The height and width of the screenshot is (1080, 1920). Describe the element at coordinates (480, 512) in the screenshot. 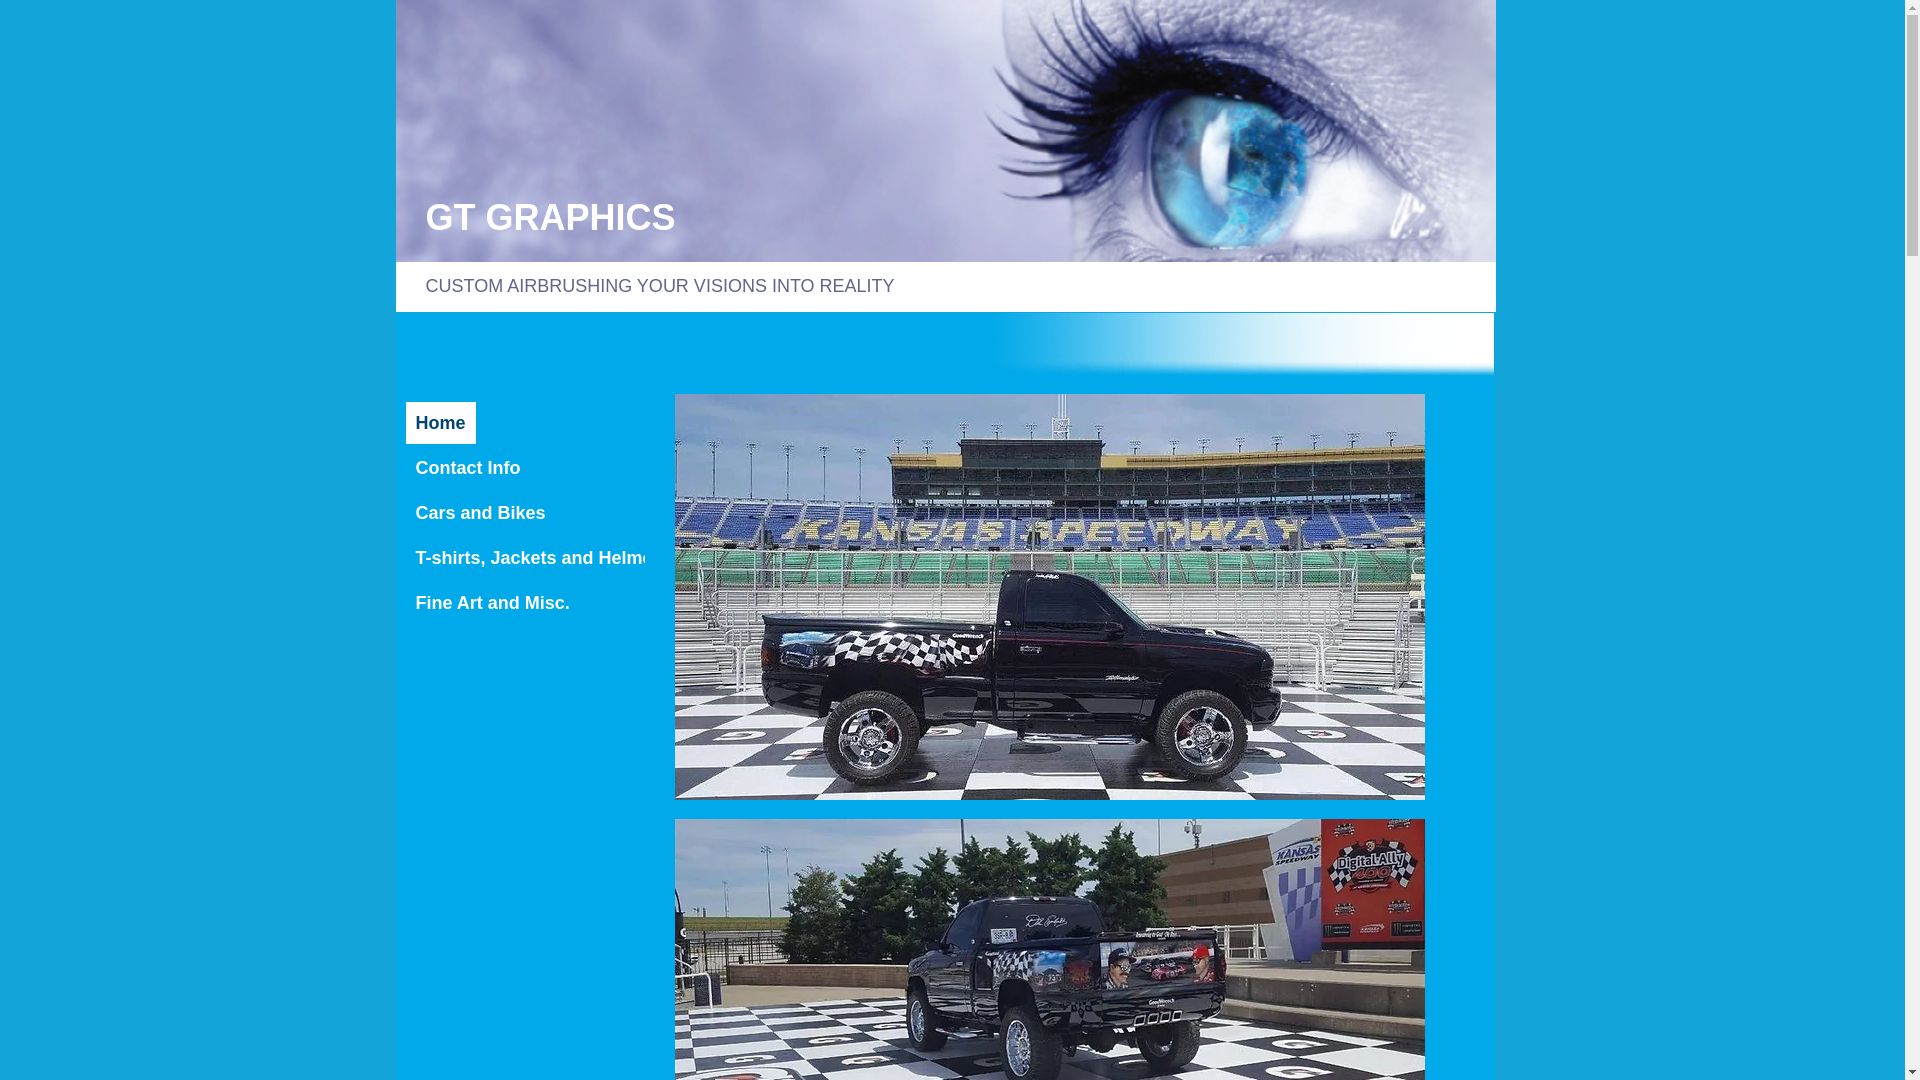

I see `'Cars and Bikes'` at that location.